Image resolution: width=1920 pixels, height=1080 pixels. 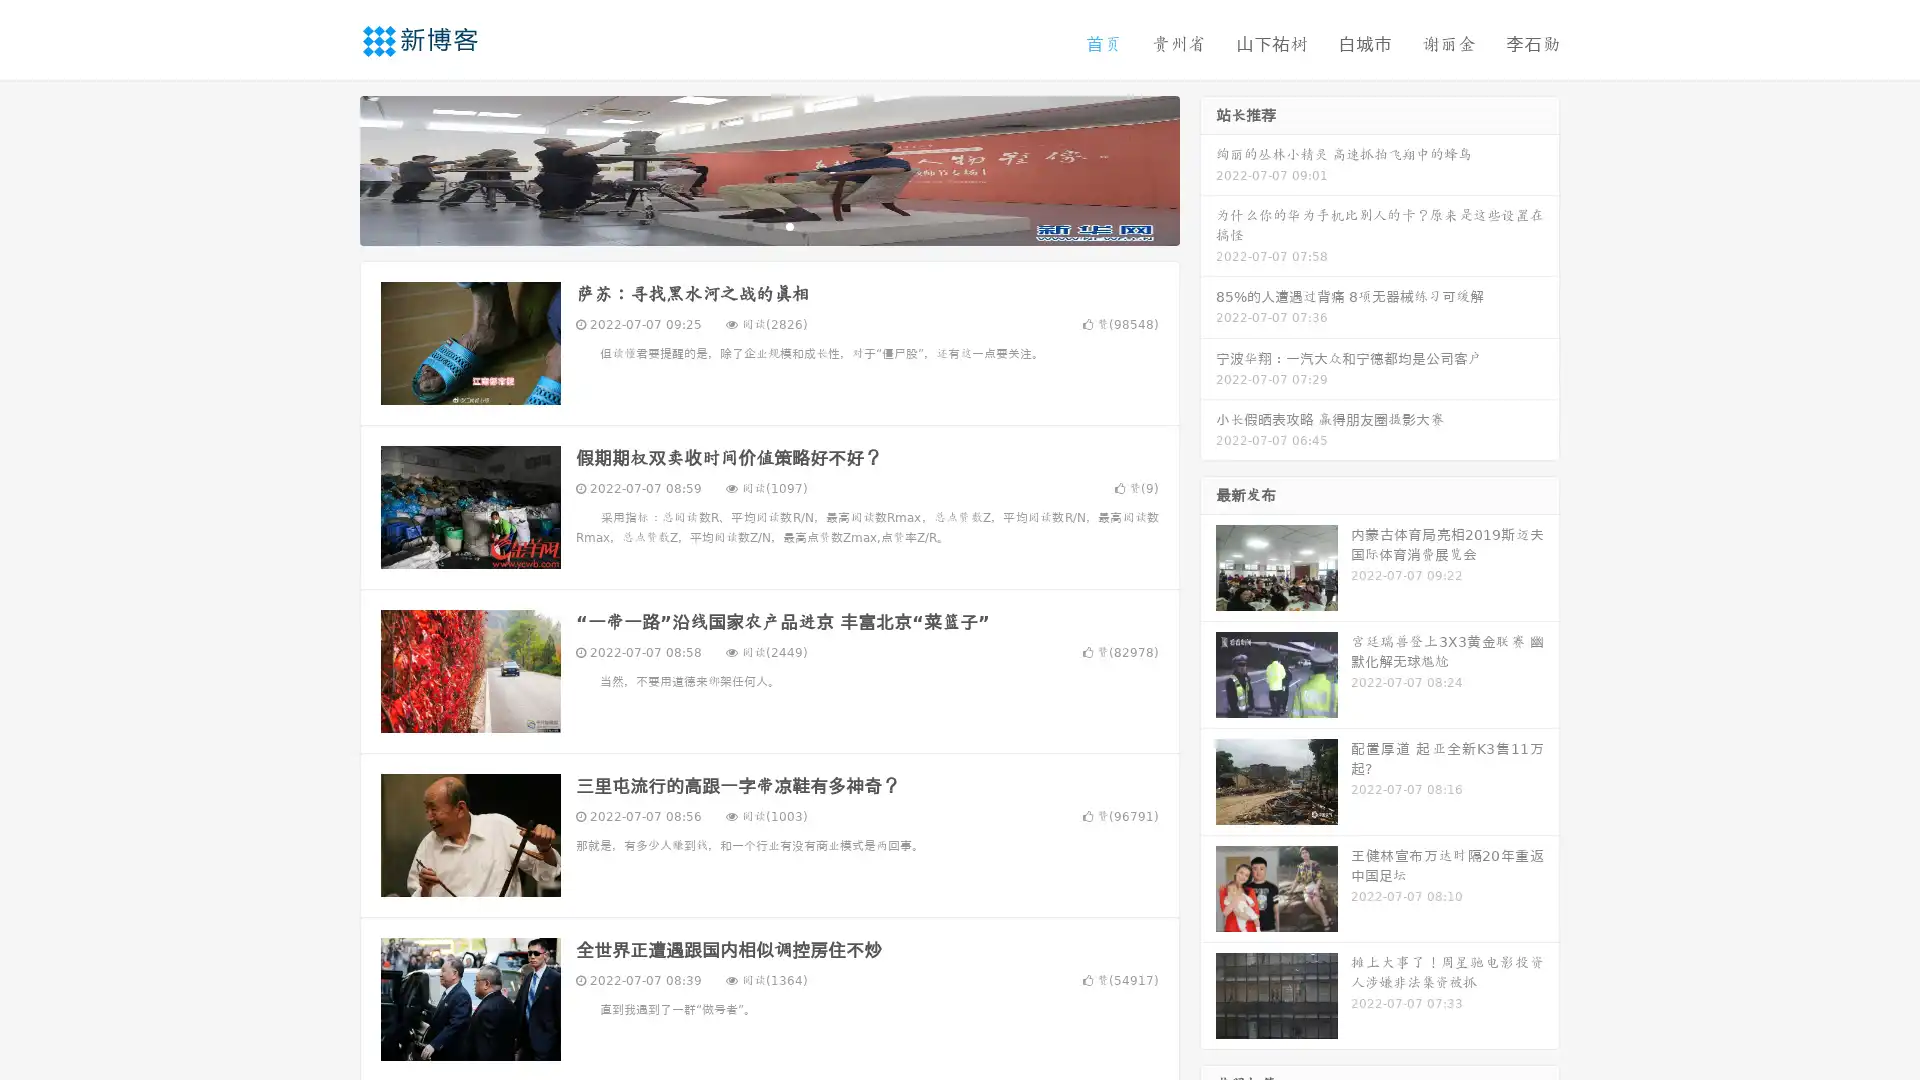 I want to click on Go to slide 2, so click(x=768, y=225).